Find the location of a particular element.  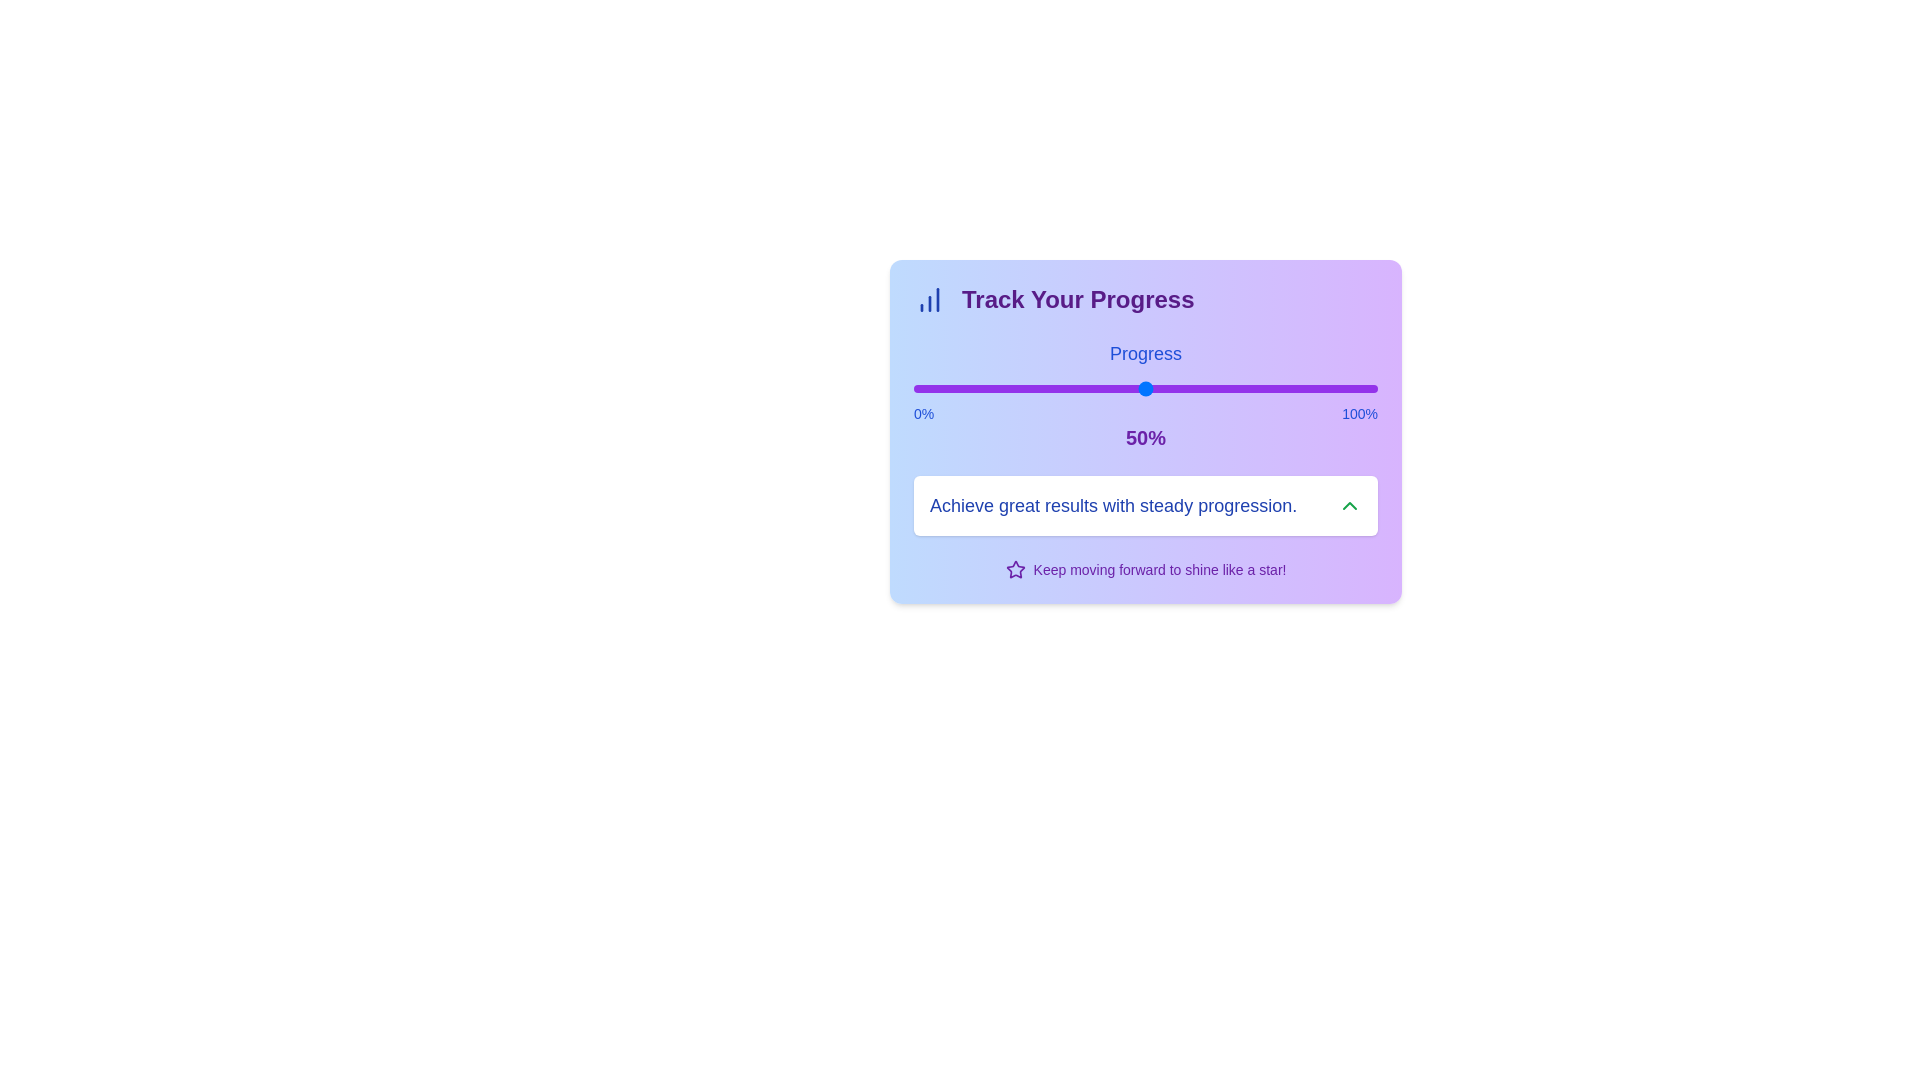

the progress value is located at coordinates (1261, 389).